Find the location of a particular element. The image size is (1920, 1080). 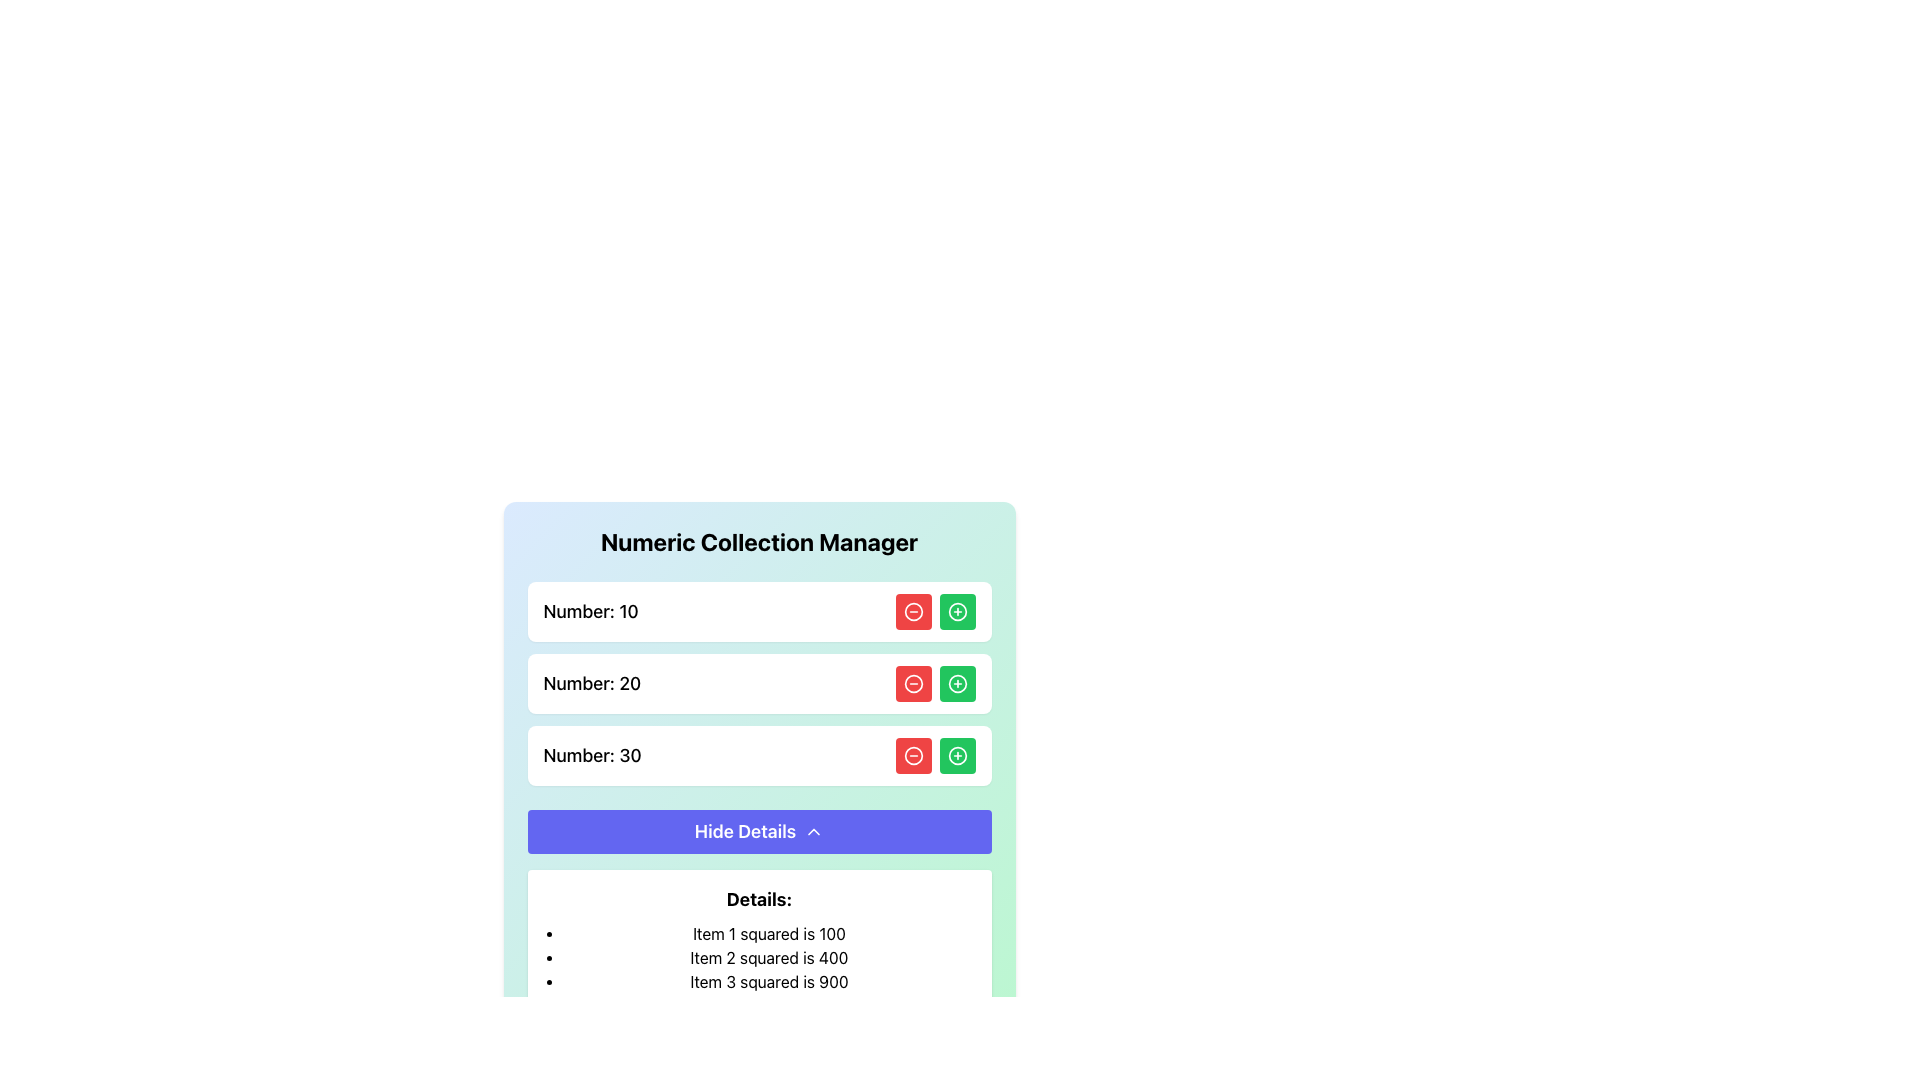

the circular icon component with a green outline and white background that features a plus sign in the middle, located within the green square-shaped button on the right side of the row labeled 'Number: 10' is located at coordinates (956, 611).